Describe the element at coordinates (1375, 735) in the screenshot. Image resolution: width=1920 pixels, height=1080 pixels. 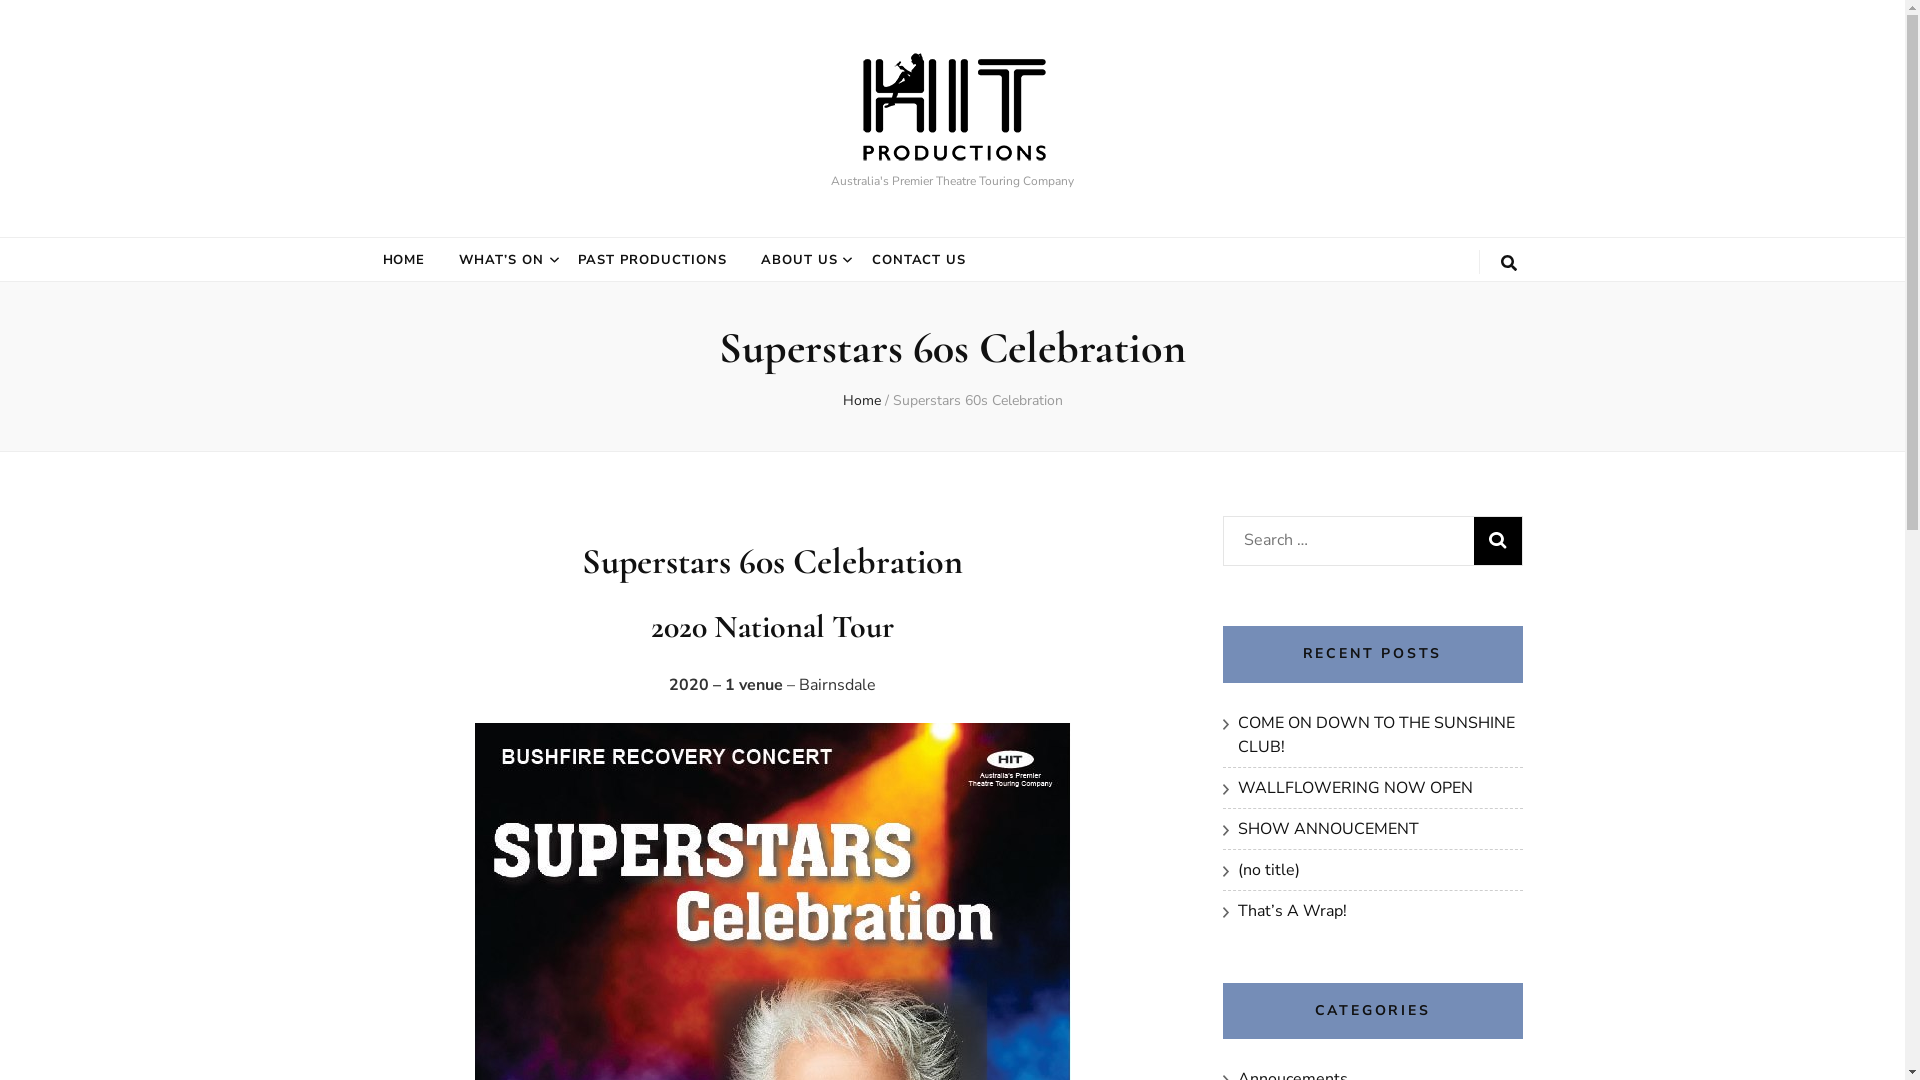
I see `'COME ON DOWN TO THE SUNSHINE CLUB!'` at that location.